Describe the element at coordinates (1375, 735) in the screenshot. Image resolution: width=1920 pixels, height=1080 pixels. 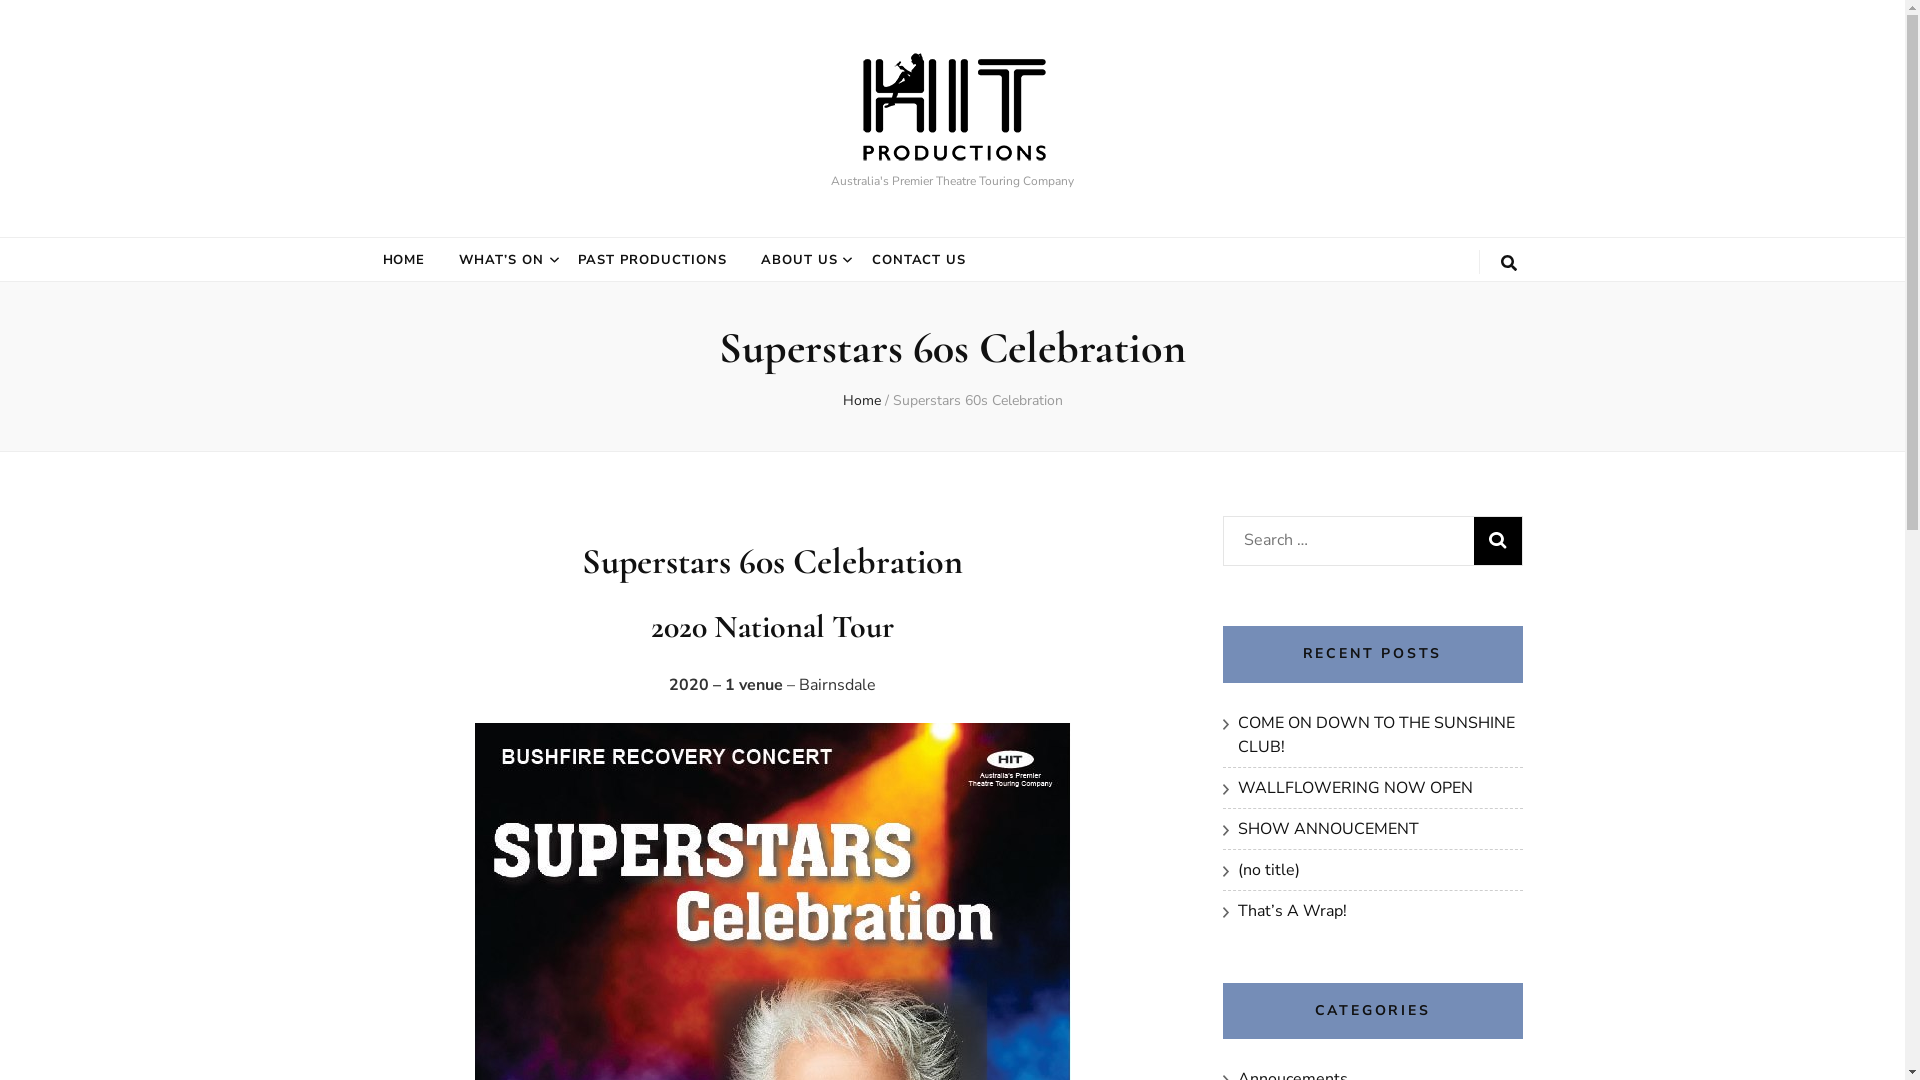
I see `'COME ON DOWN TO THE SUNSHINE CLUB!'` at that location.